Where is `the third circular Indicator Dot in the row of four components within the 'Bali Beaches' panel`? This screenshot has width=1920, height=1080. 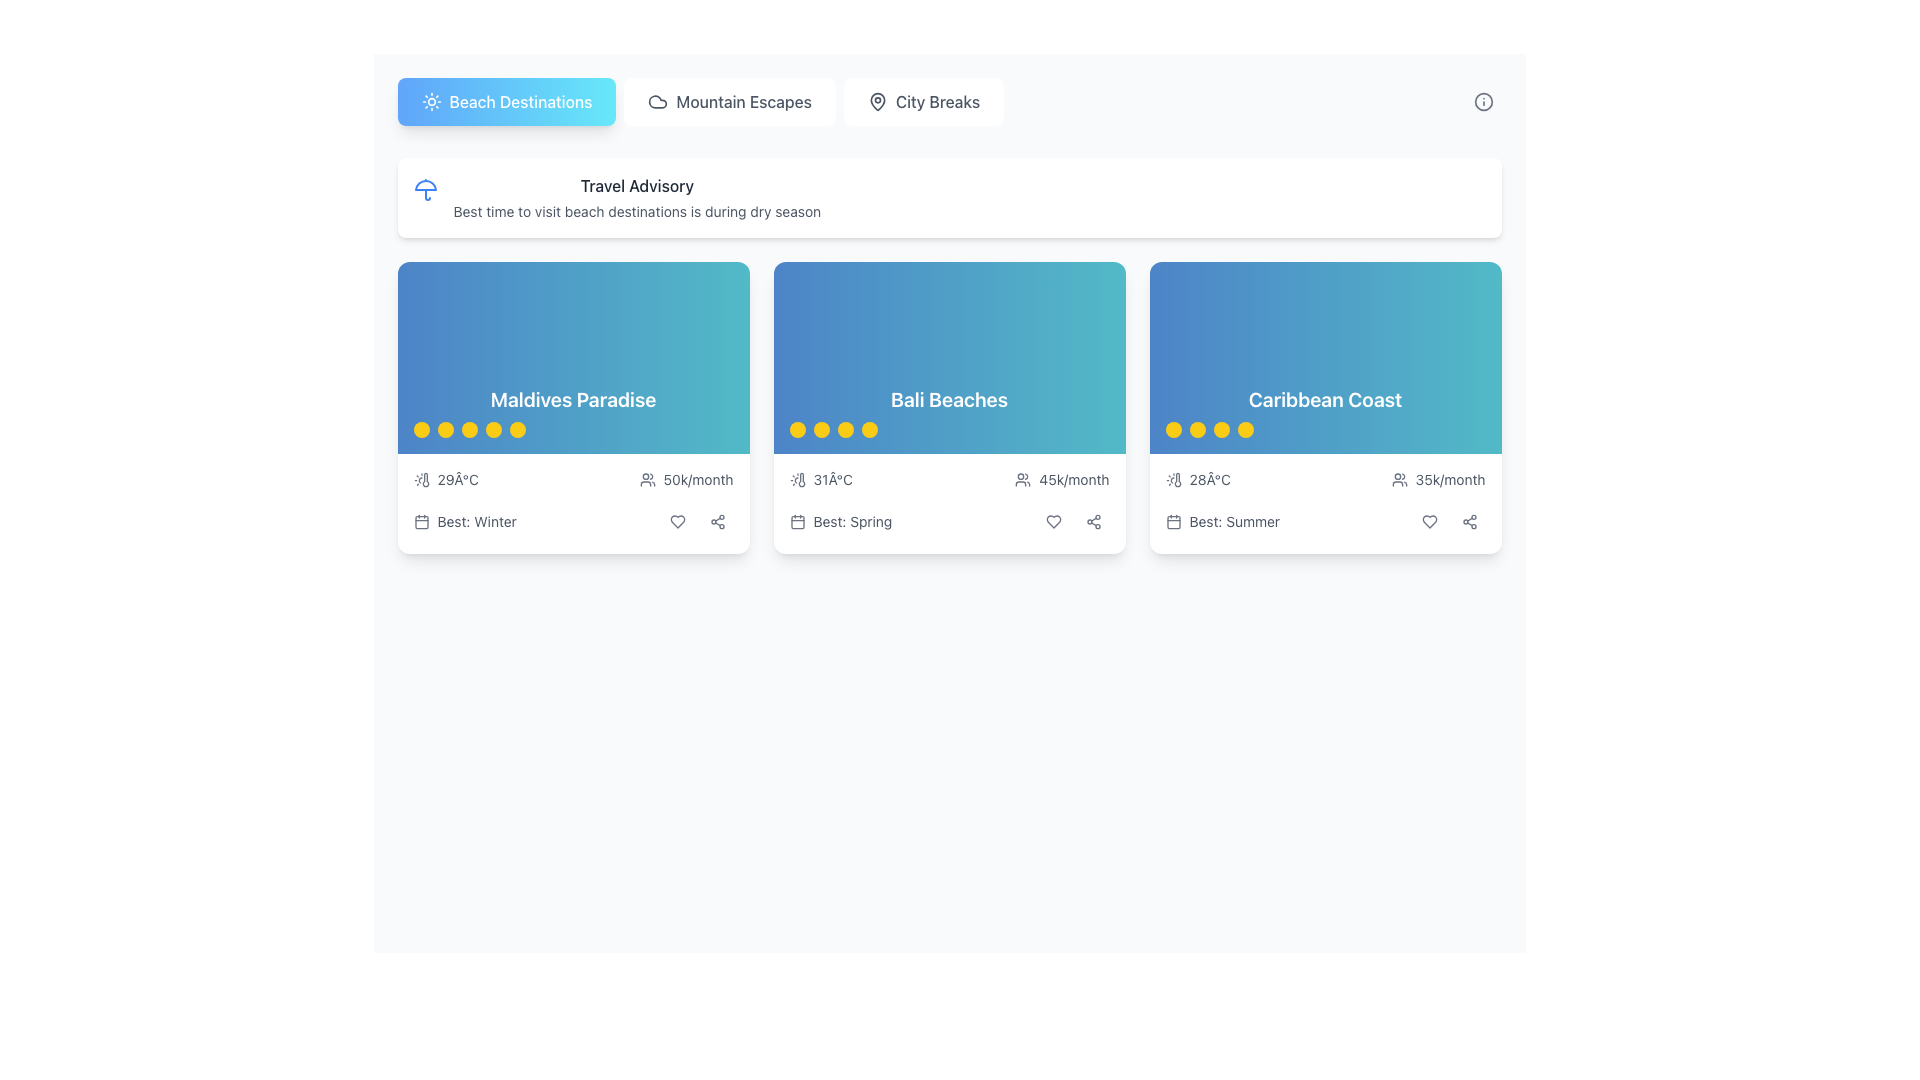
the third circular Indicator Dot in the row of four components within the 'Bali Beaches' panel is located at coordinates (845, 428).